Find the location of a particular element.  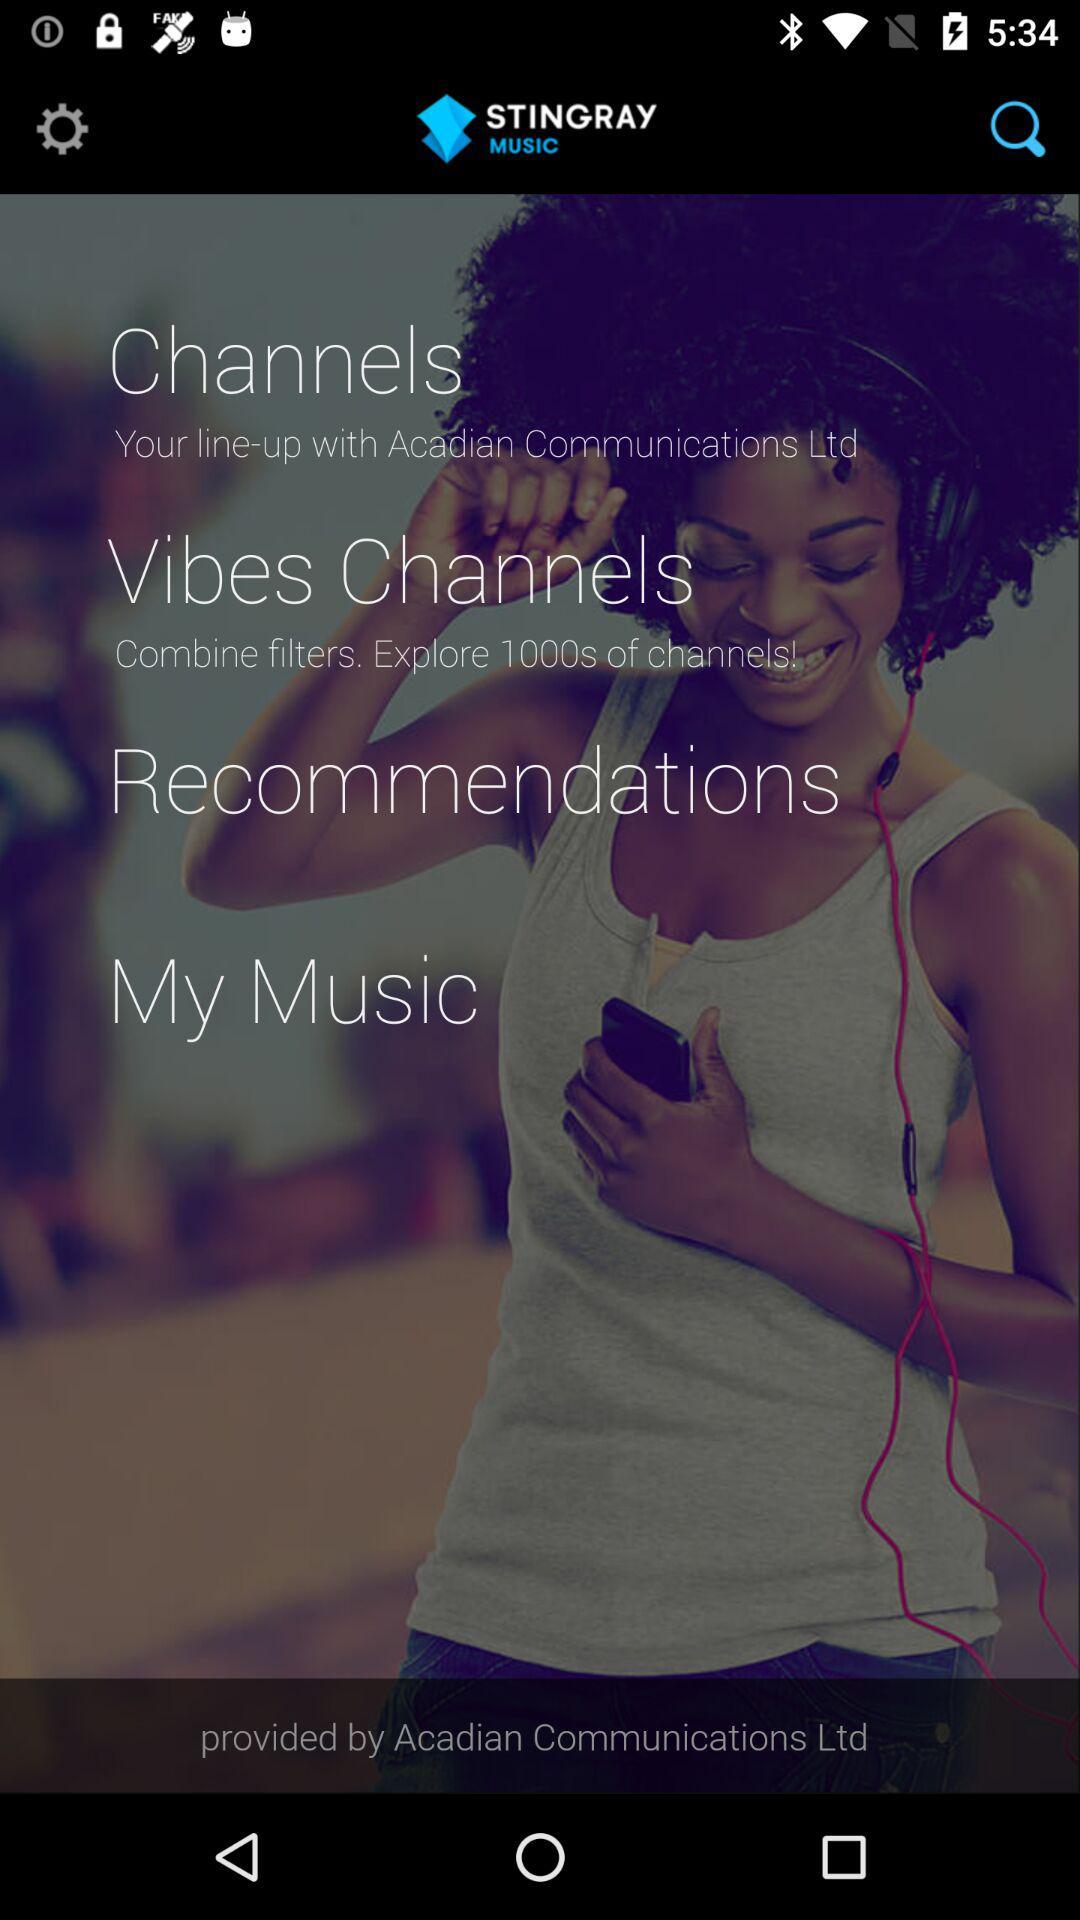

the item at the top right corner is located at coordinates (1017, 127).